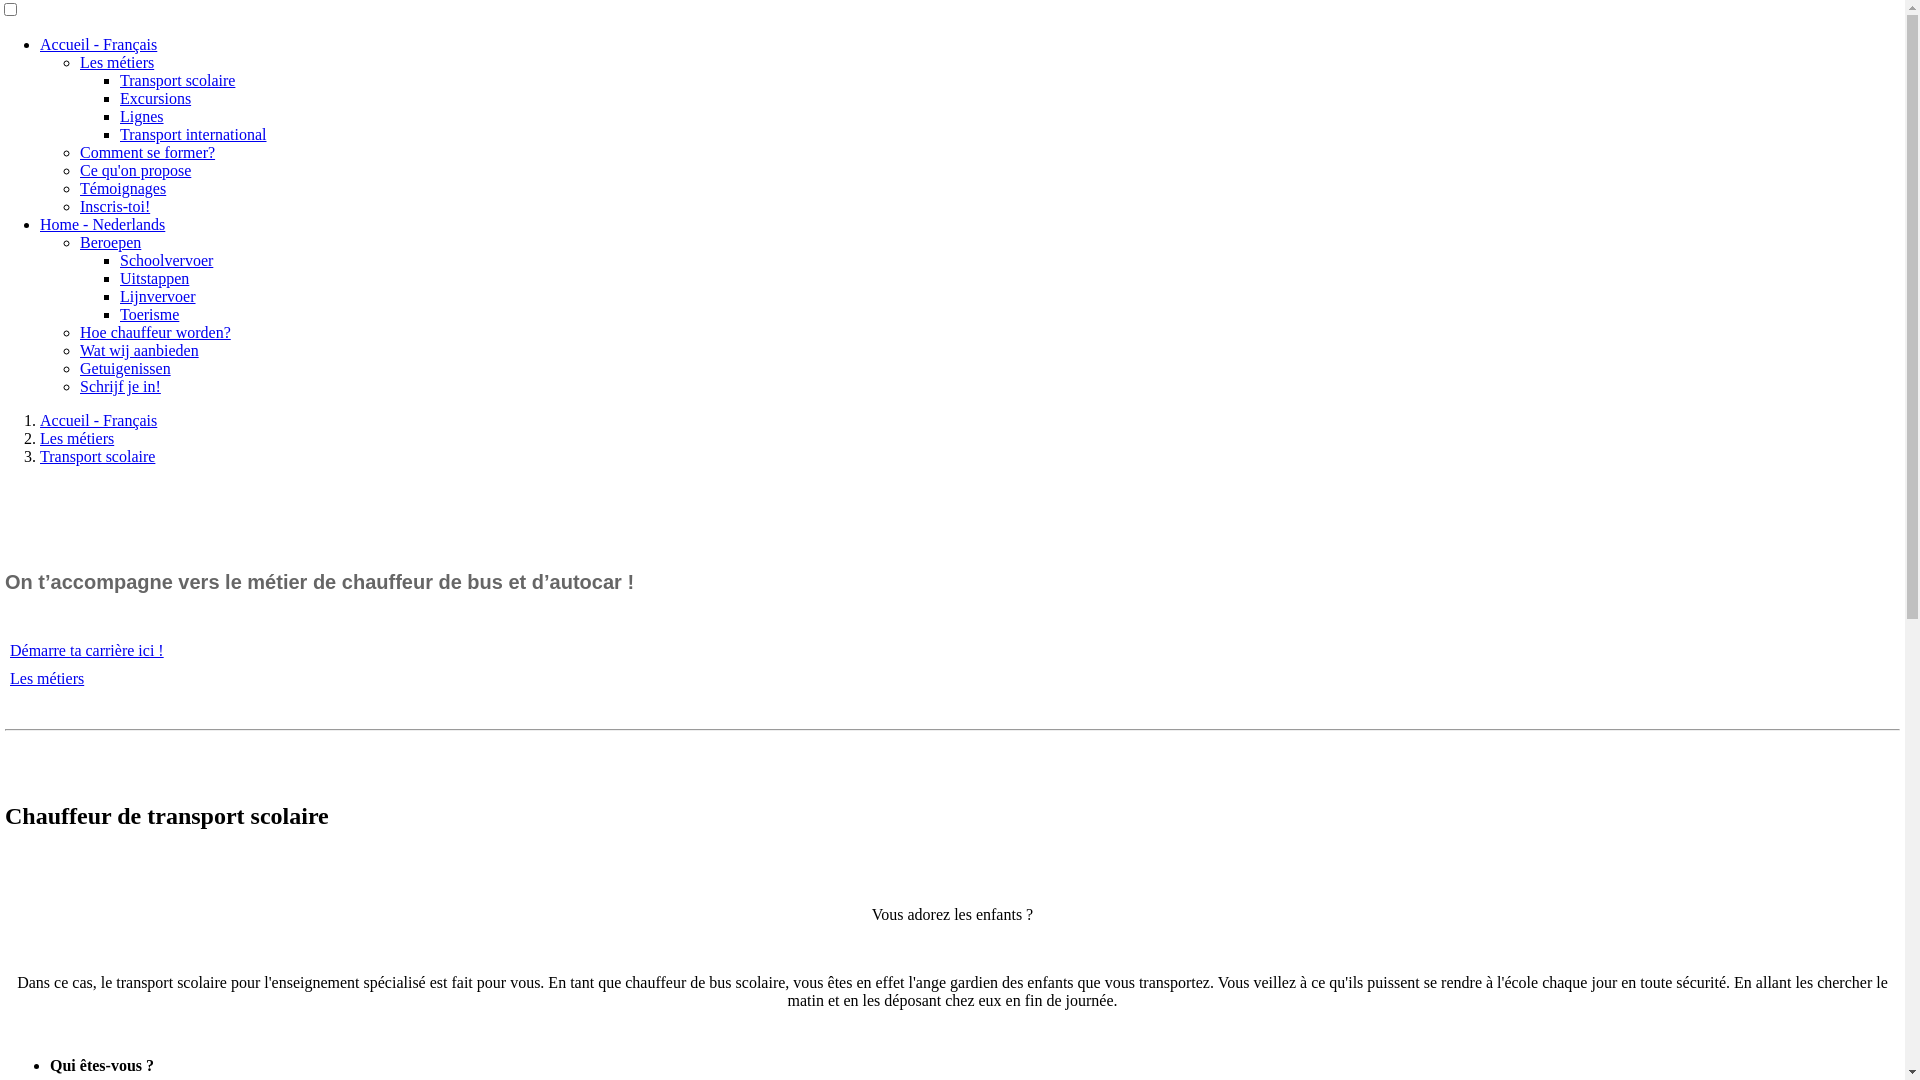 Image resolution: width=1920 pixels, height=1080 pixels. What do you see at coordinates (138, 349) in the screenshot?
I see `'Wat wij aanbieden'` at bounding box center [138, 349].